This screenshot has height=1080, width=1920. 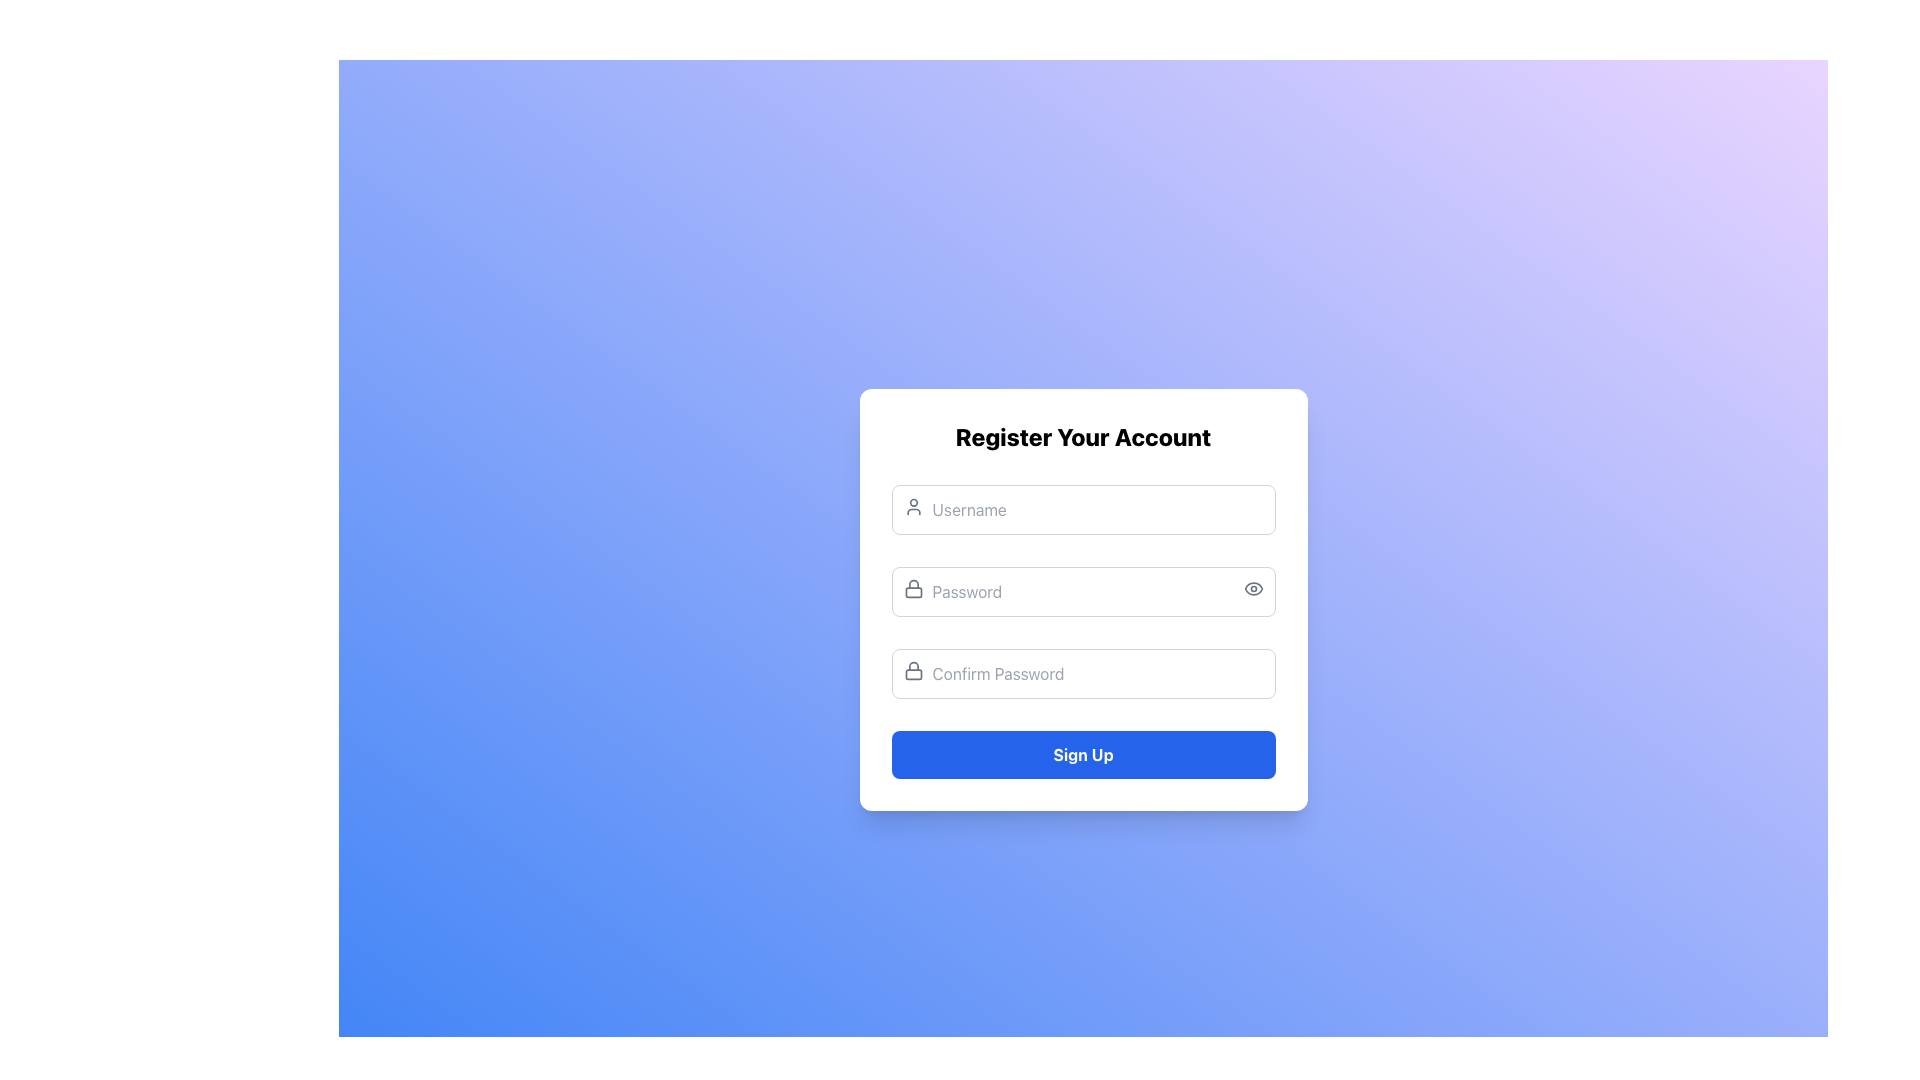 What do you see at coordinates (912, 505) in the screenshot?
I see `the user icon, which is a simplified gray line graphic of a person located to the left of the username input field` at bounding box center [912, 505].